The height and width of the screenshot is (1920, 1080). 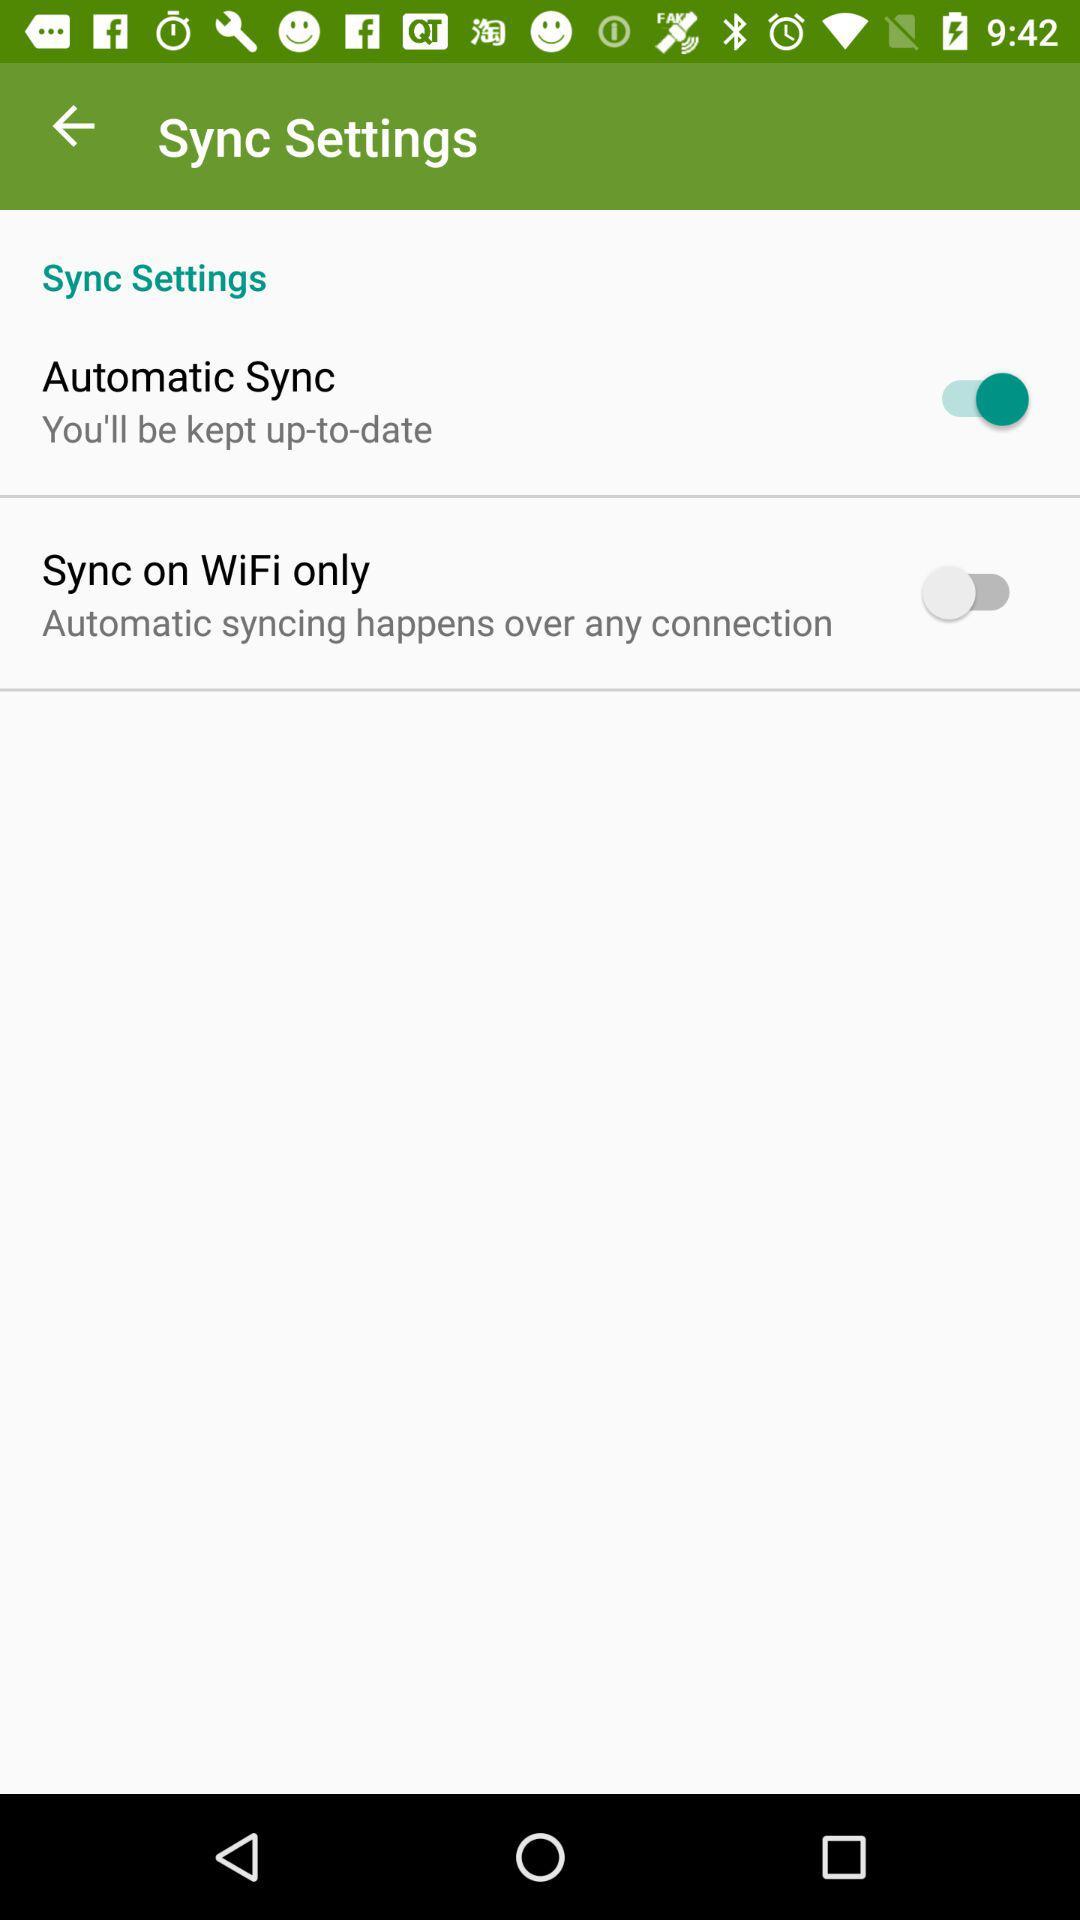 What do you see at coordinates (236, 427) in the screenshot?
I see `icon above the sync on wifi item` at bounding box center [236, 427].